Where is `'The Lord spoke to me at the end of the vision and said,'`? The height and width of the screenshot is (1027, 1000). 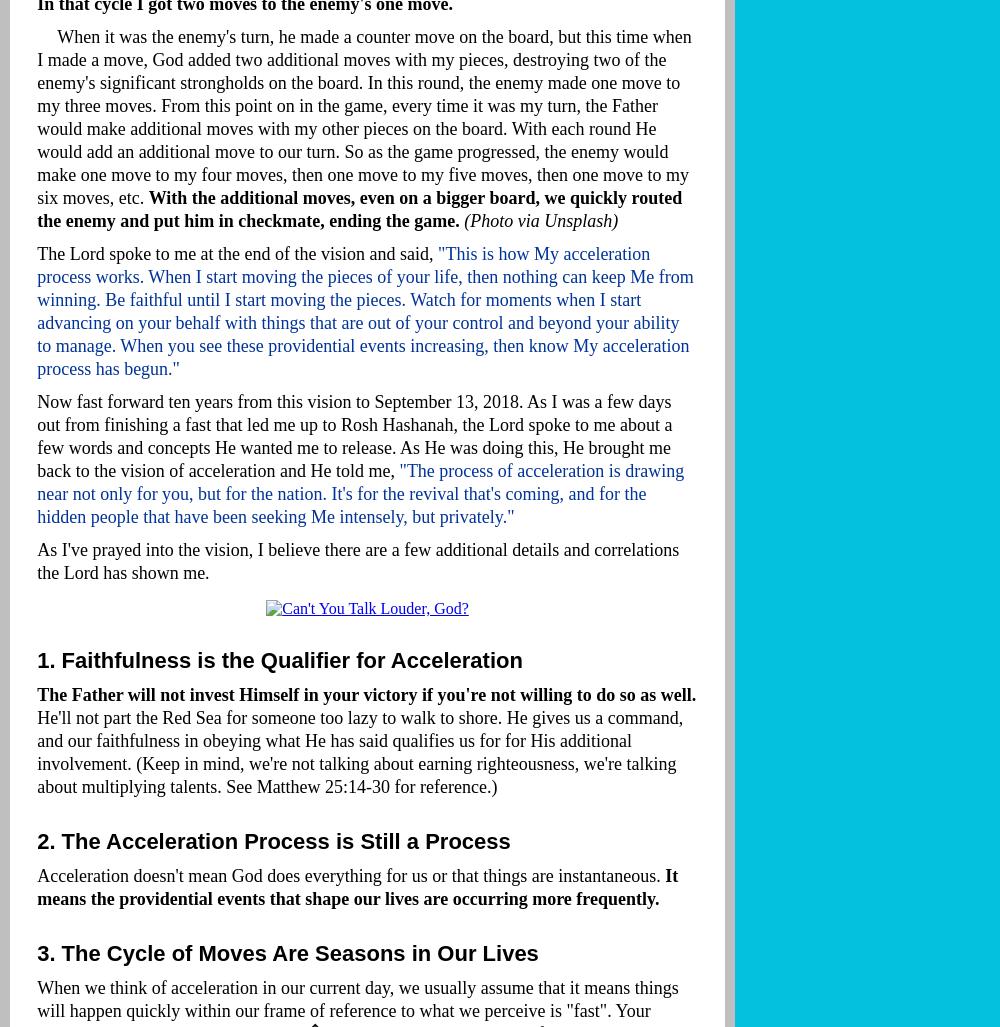
'The Lord spoke to me at the end of the vision and said,' is located at coordinates (236, 253).